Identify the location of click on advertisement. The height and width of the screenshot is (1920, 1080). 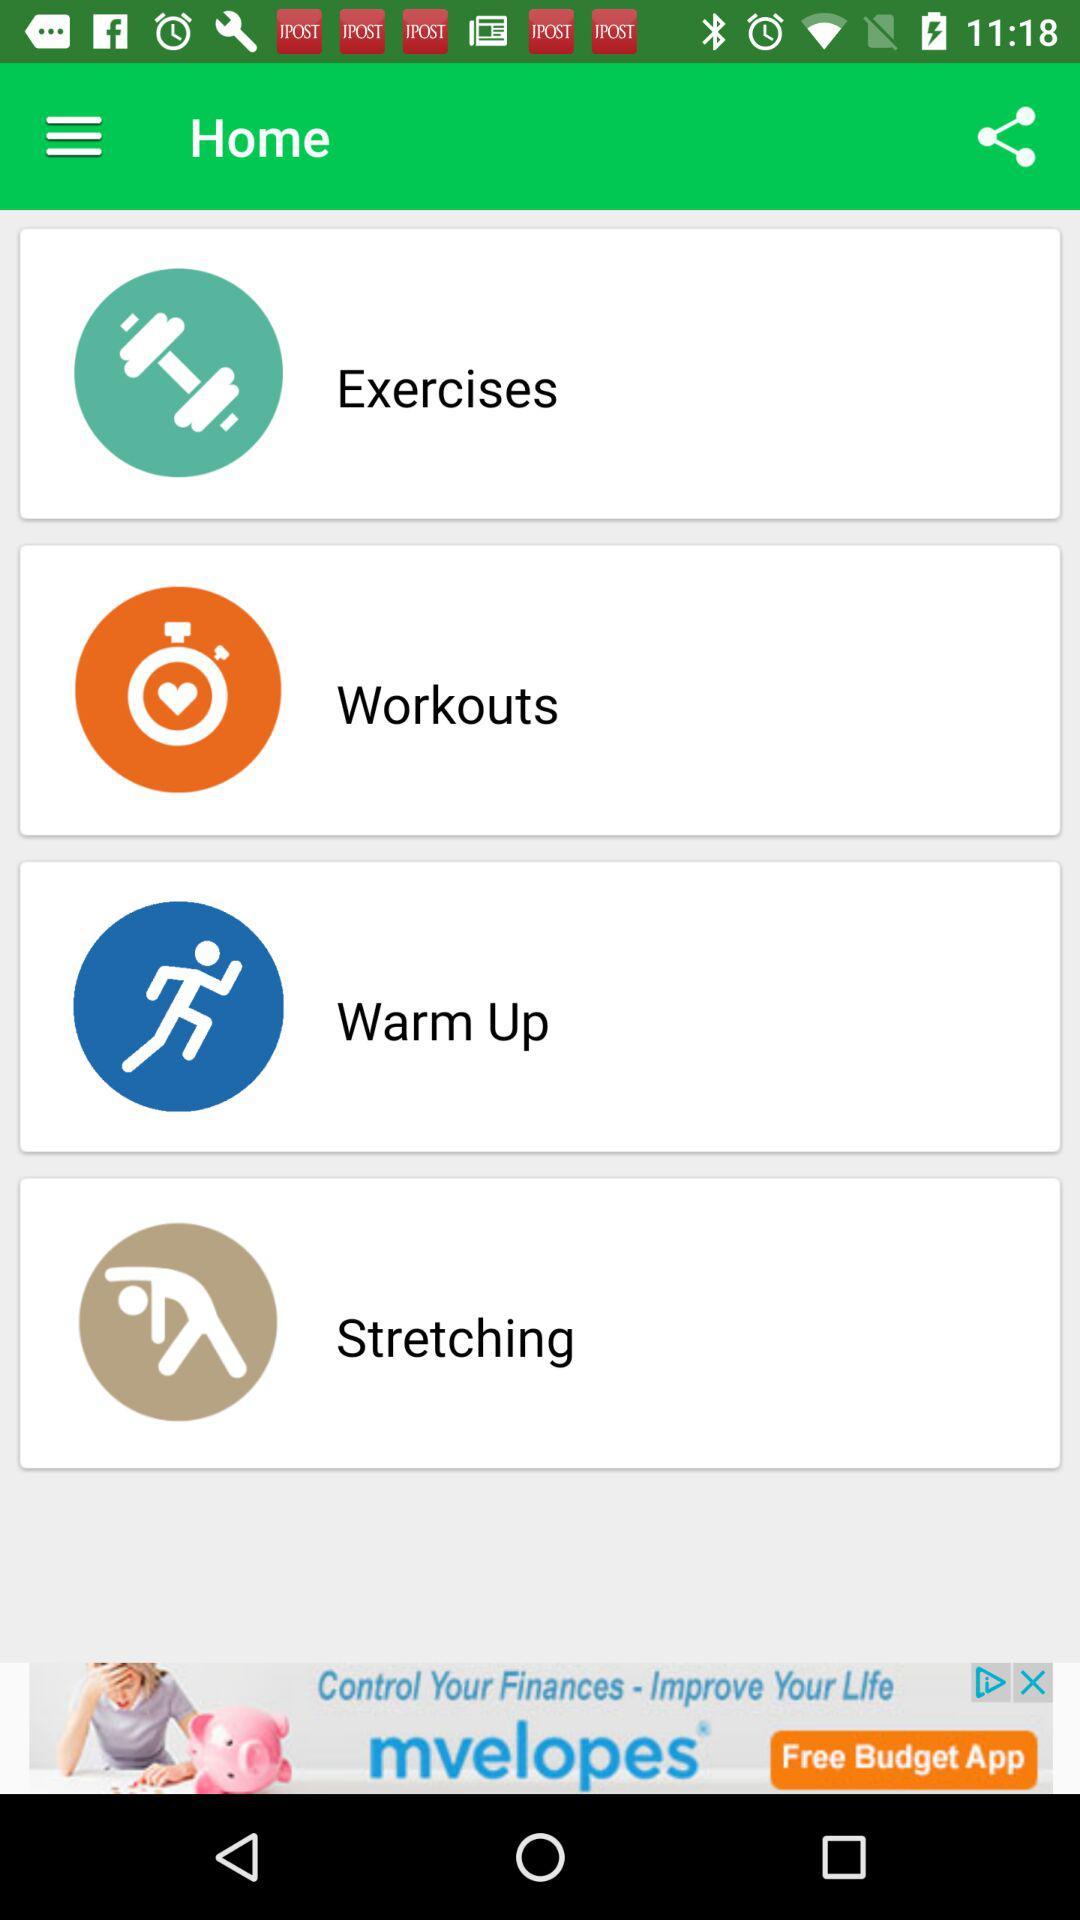
(540, 1727).